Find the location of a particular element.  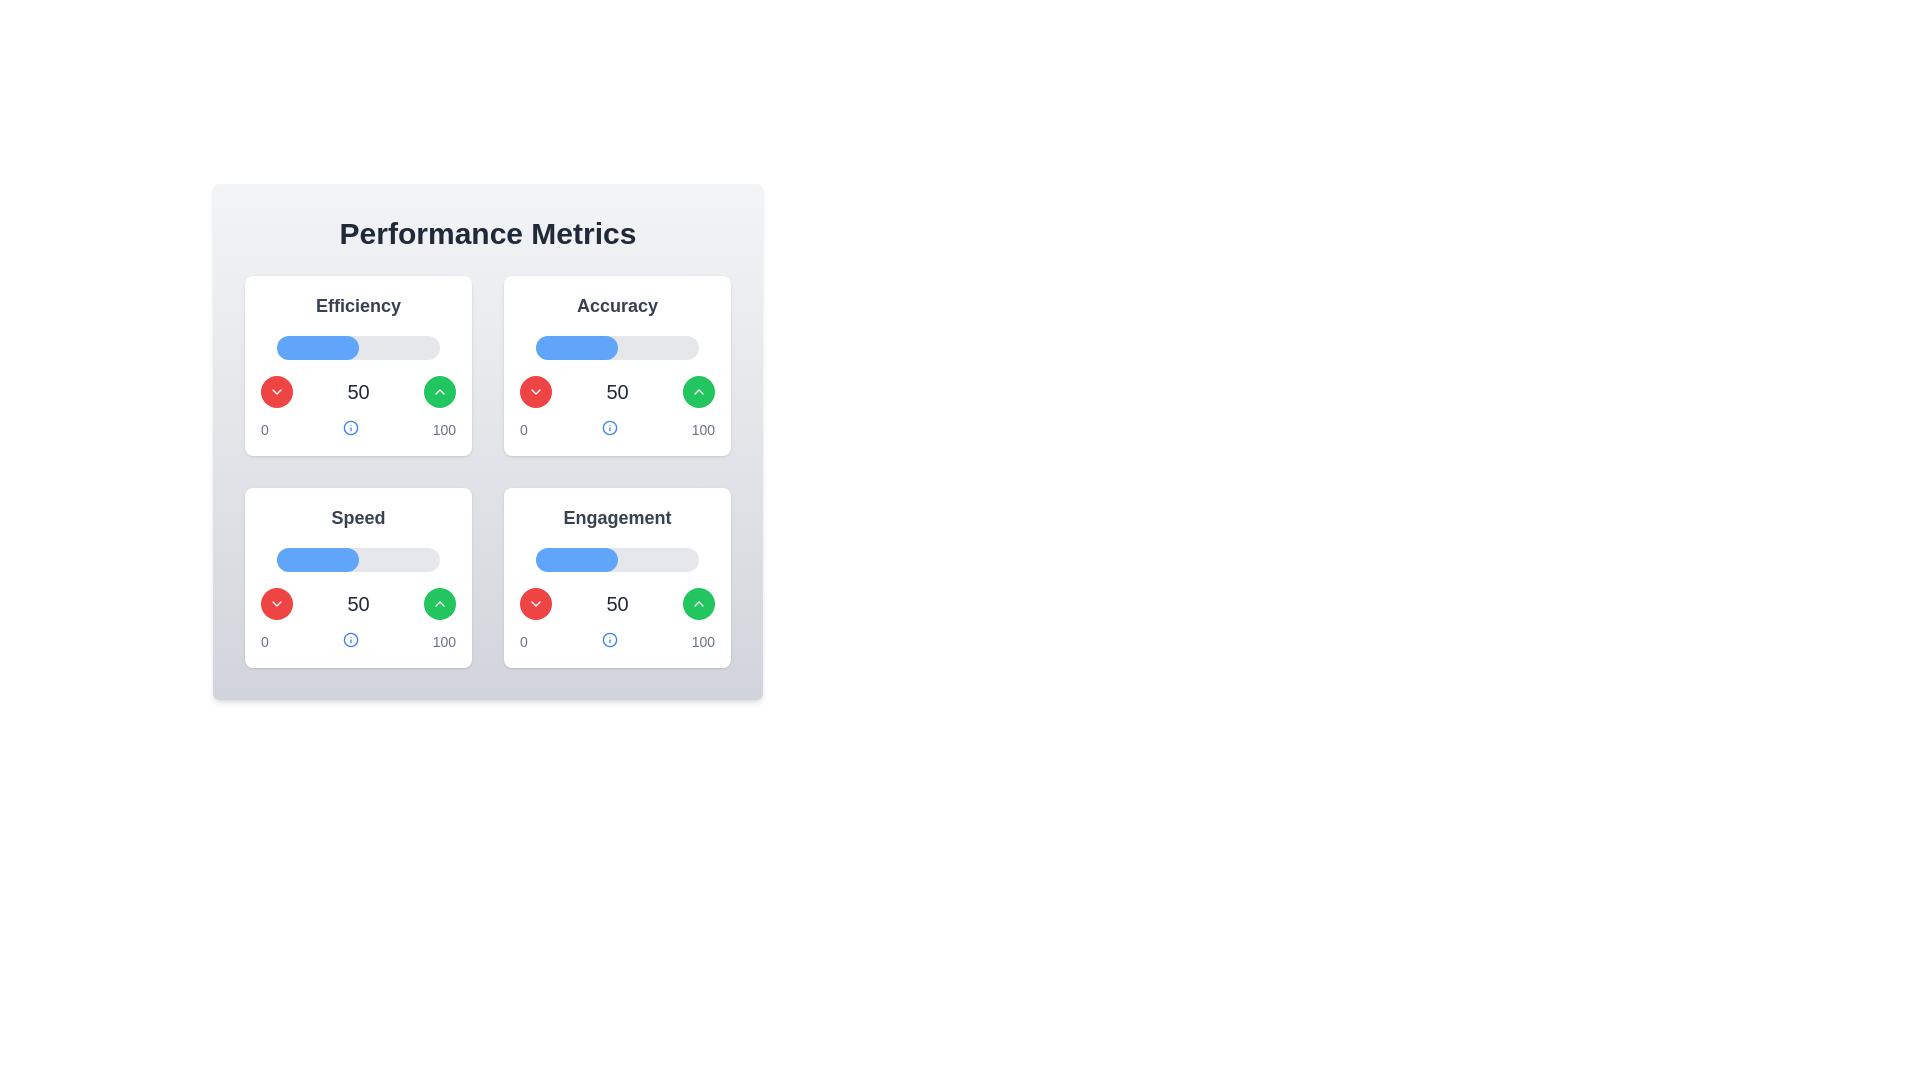

the text label displaying the score '50' for the Engagement metric is located at coordinates (616, 603).